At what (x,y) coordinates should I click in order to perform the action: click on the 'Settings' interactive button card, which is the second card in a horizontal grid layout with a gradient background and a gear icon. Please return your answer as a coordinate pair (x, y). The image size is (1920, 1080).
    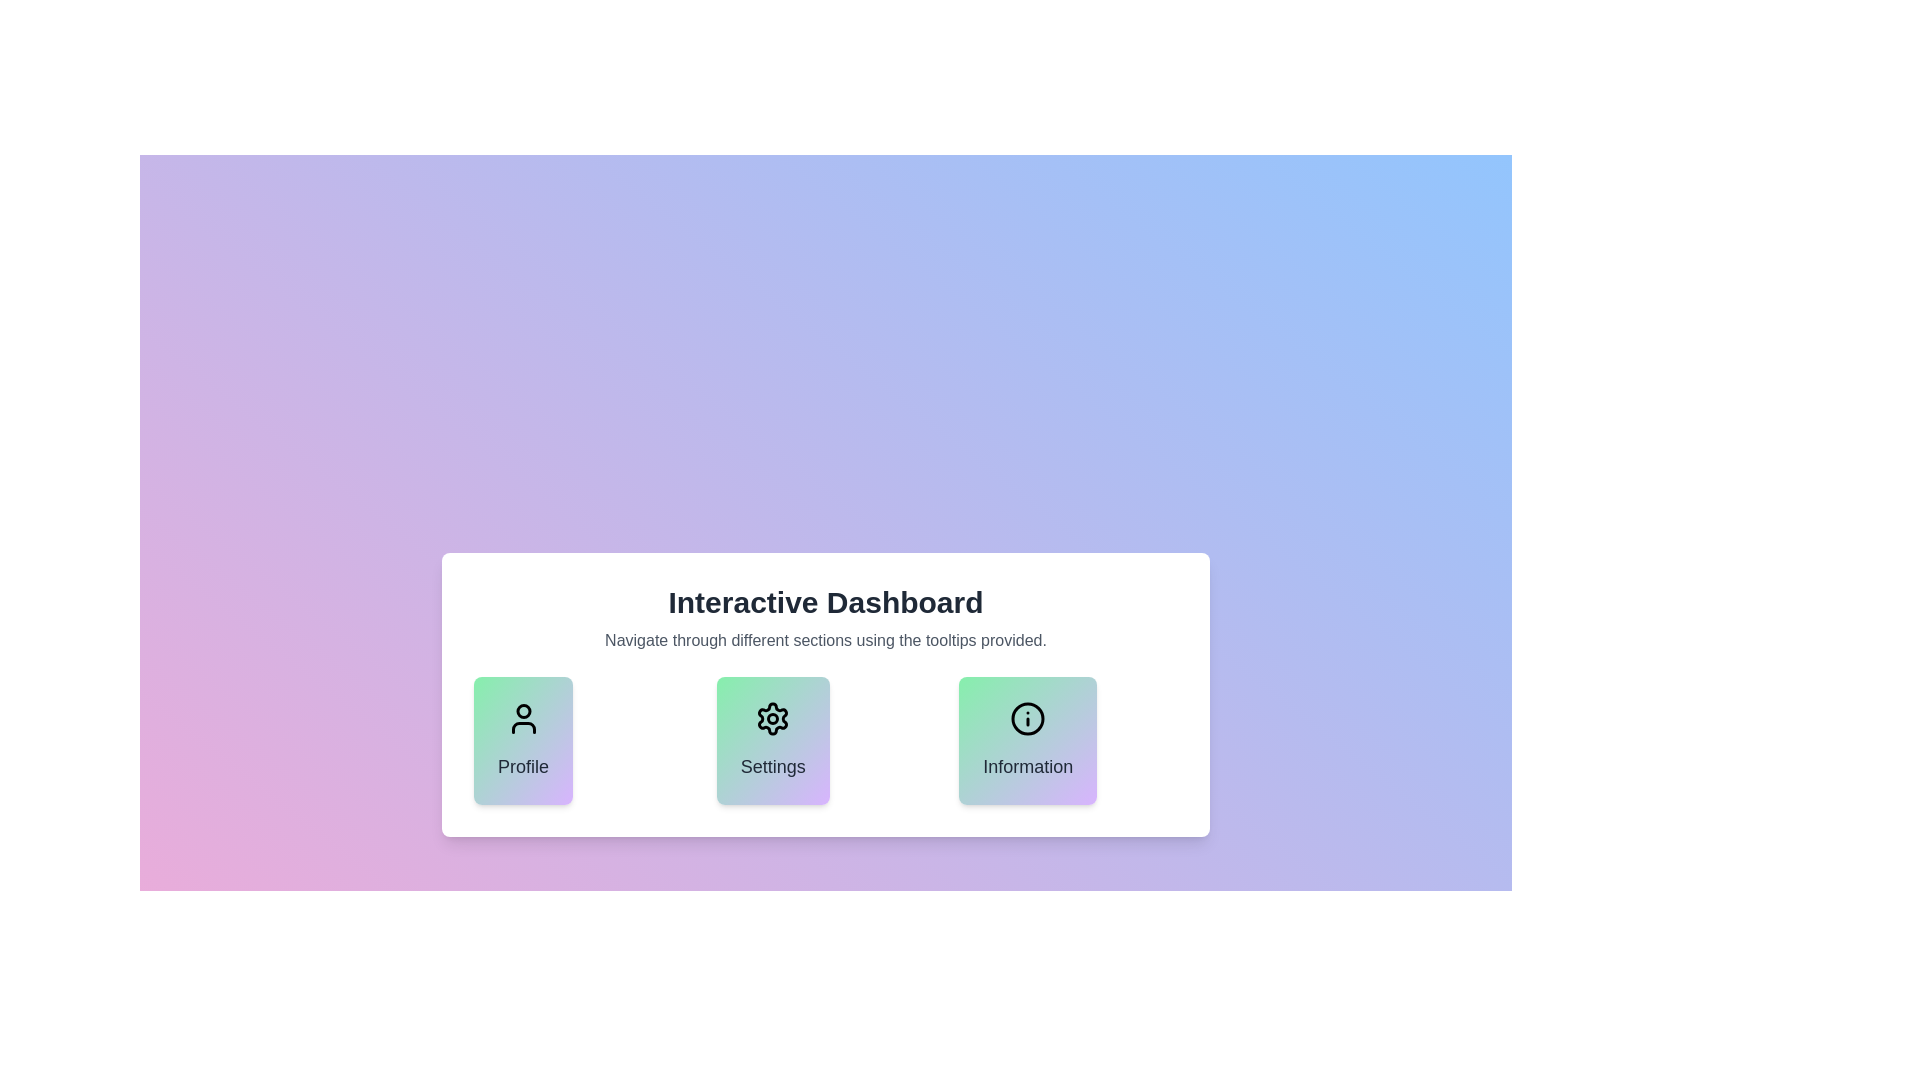
    Looking at the image, I should click on (825, 740).